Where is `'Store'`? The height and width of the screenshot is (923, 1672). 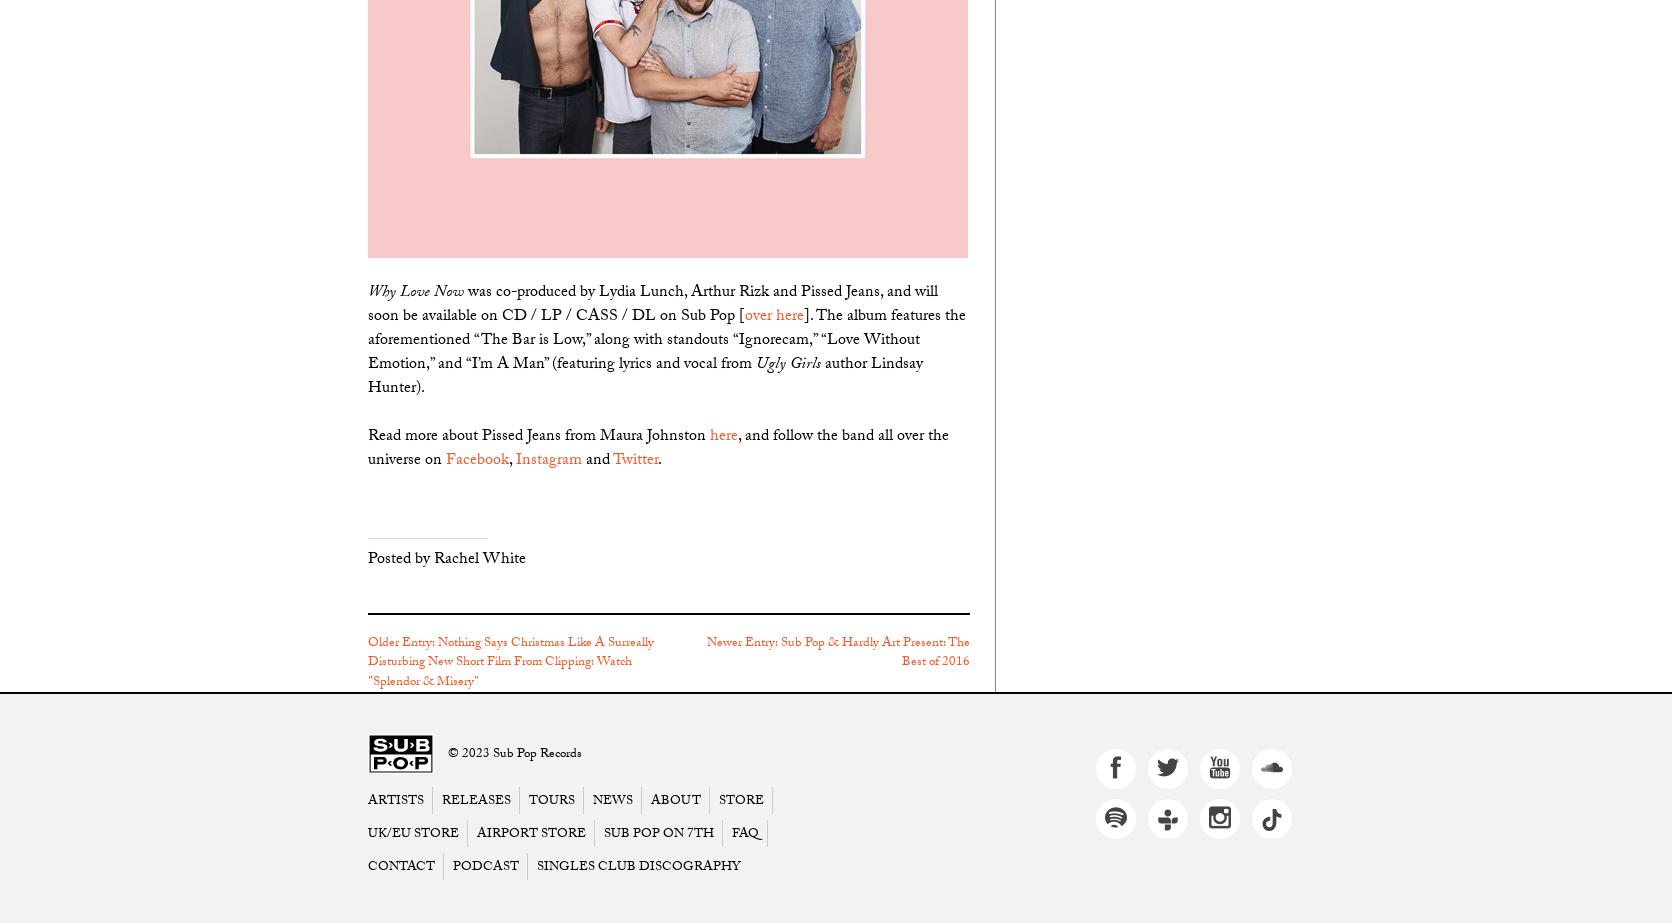 'Store' is located at coordinates (740, 800).